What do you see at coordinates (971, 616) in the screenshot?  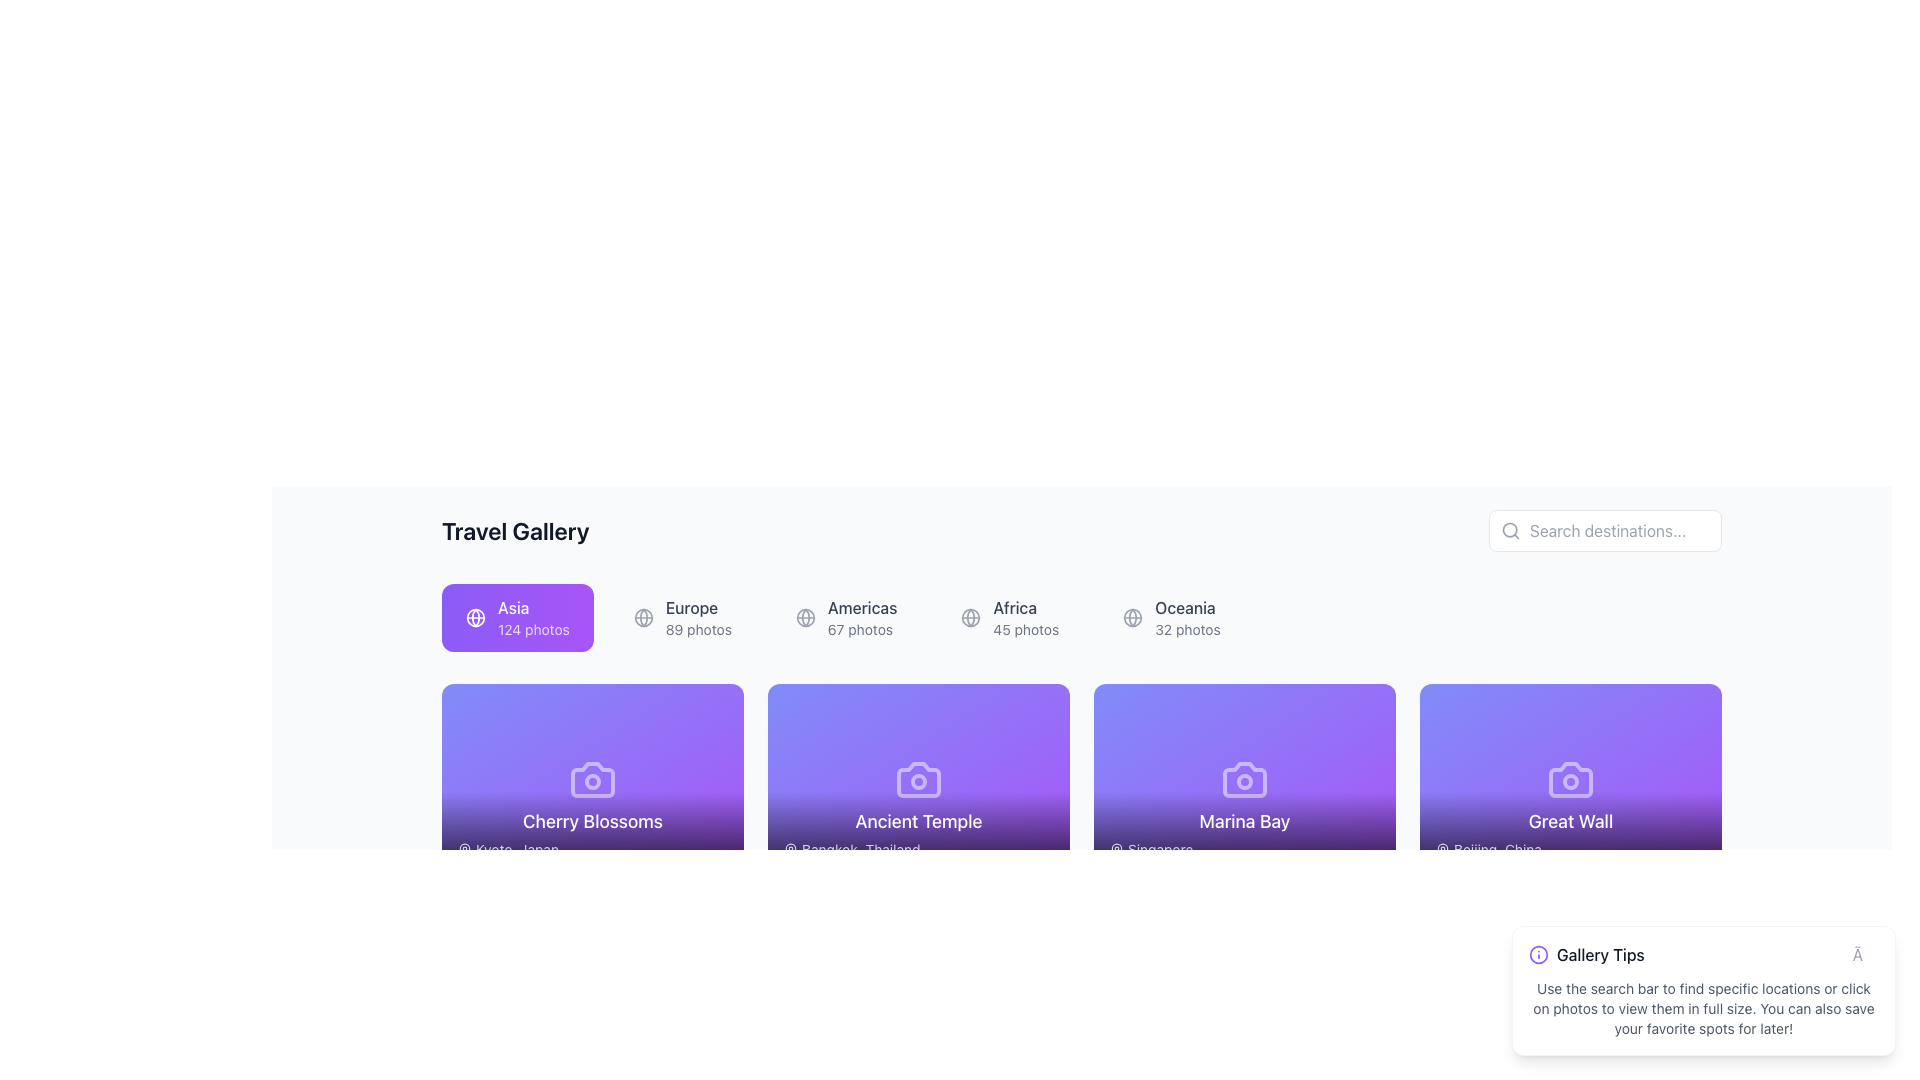 I see `the globe icon representing the 'Africa' category, which is the fourth icon in the horizontal list of travel categories, located between 'Americas' and 'Oceania'` at bounding box center [971, 616].